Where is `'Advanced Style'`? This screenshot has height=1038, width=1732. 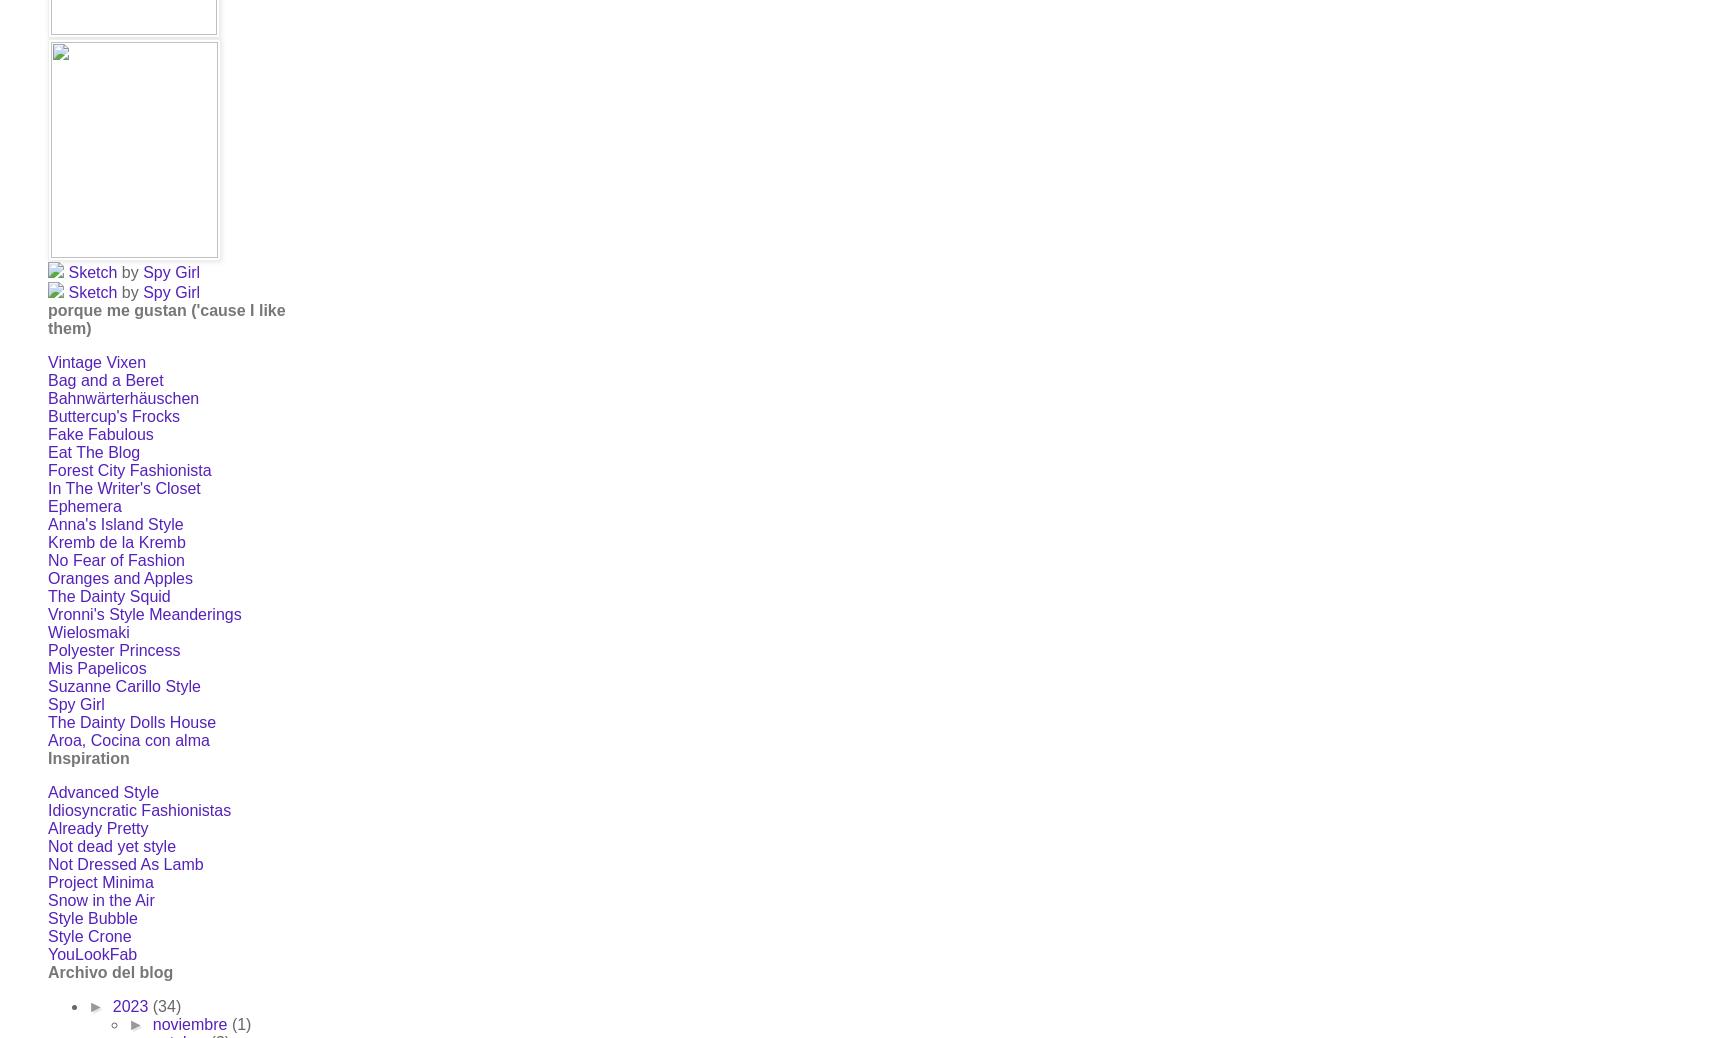
'Advanced Style' is located at coordinates (103, 791).